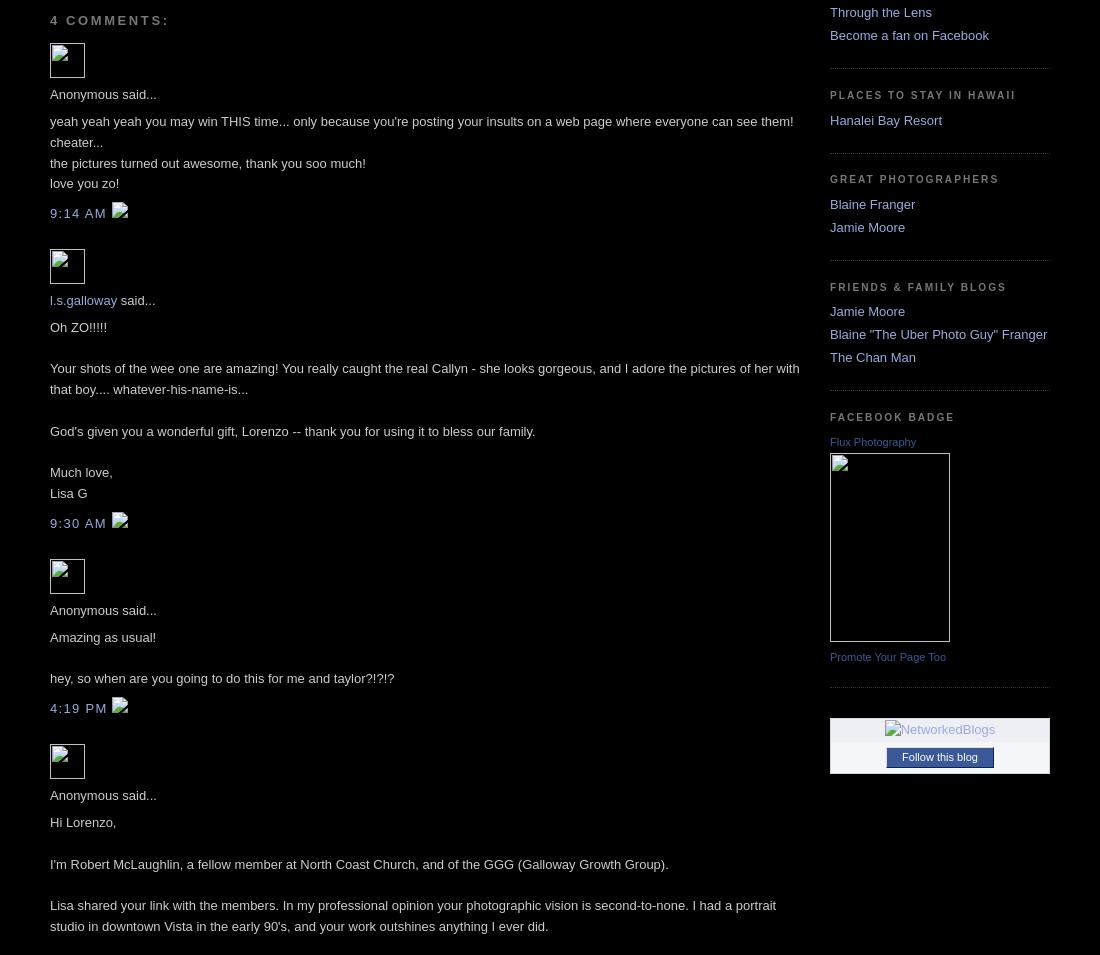 This screenshot has height=955, width=1100. I want to click on 'The Chan Man', so click(871, 355).